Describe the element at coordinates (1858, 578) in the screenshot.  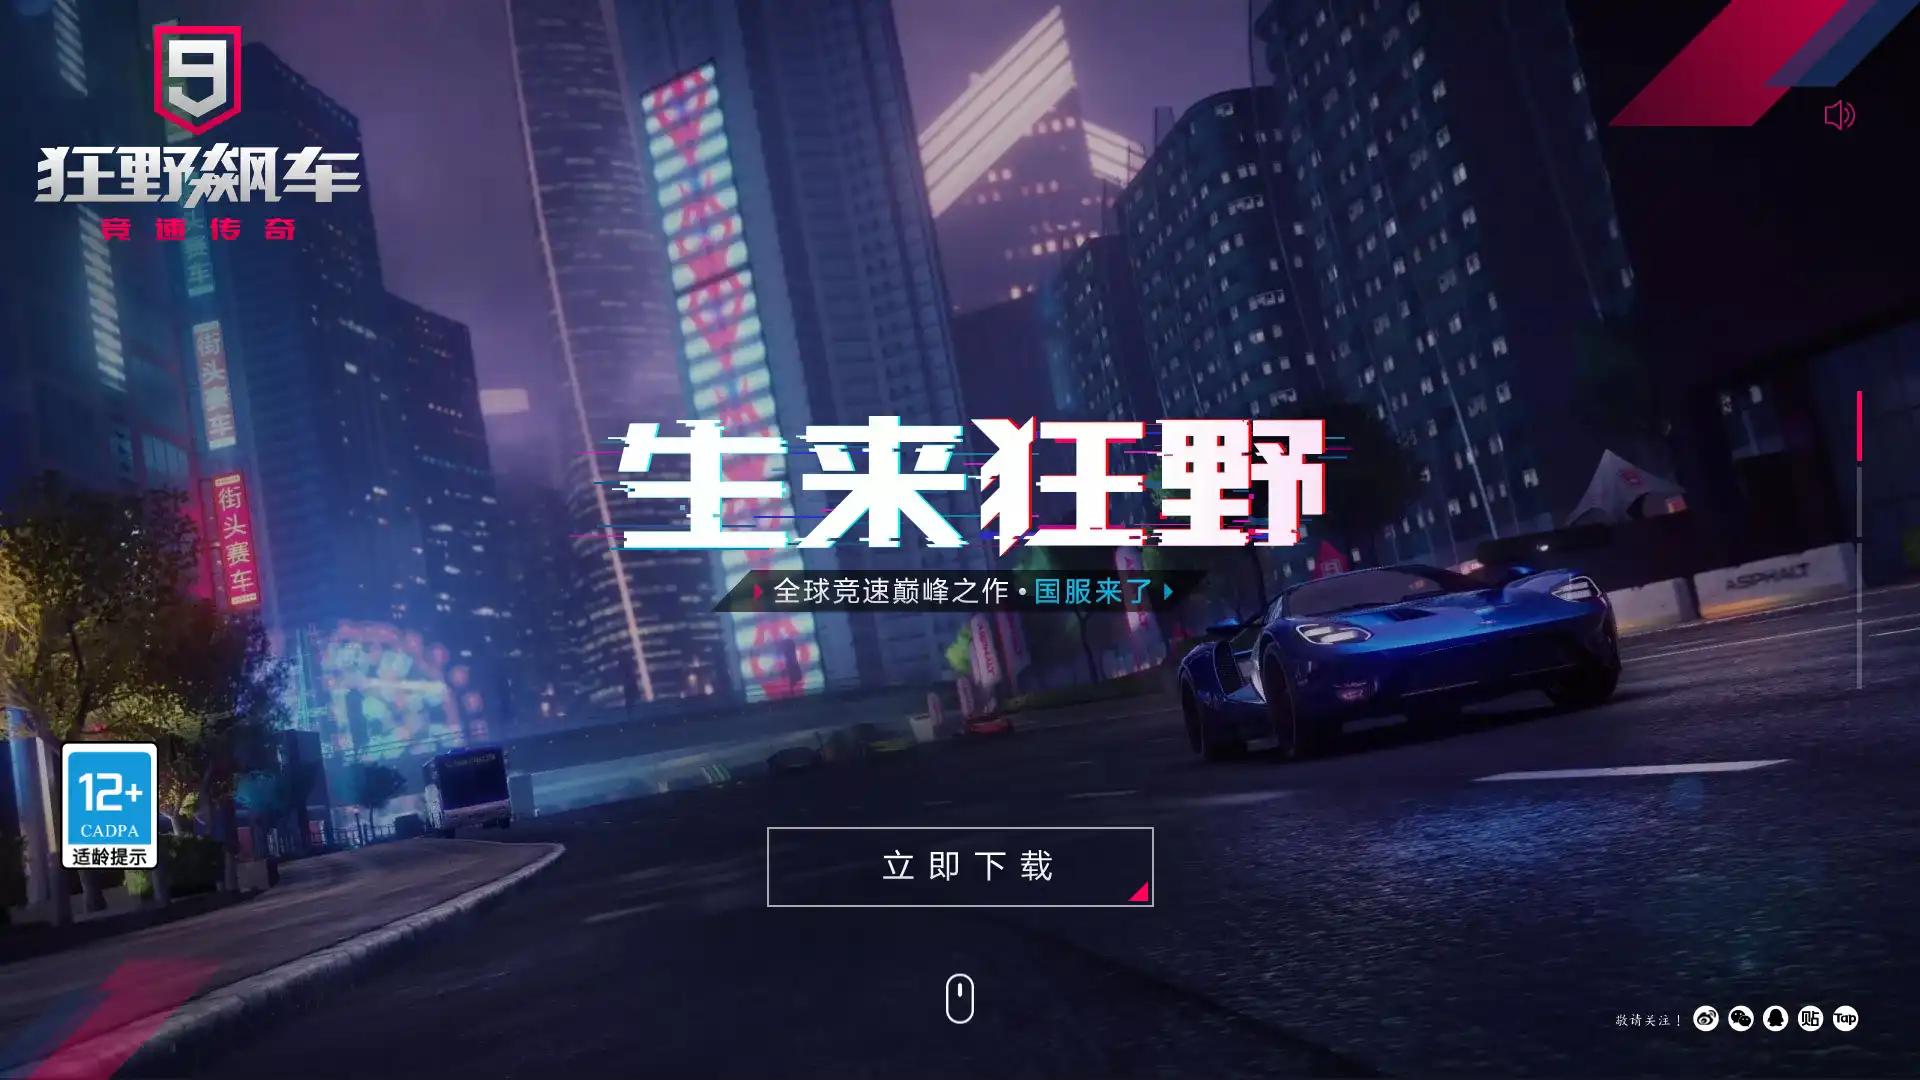
I see `Go to slide 3` at that location.